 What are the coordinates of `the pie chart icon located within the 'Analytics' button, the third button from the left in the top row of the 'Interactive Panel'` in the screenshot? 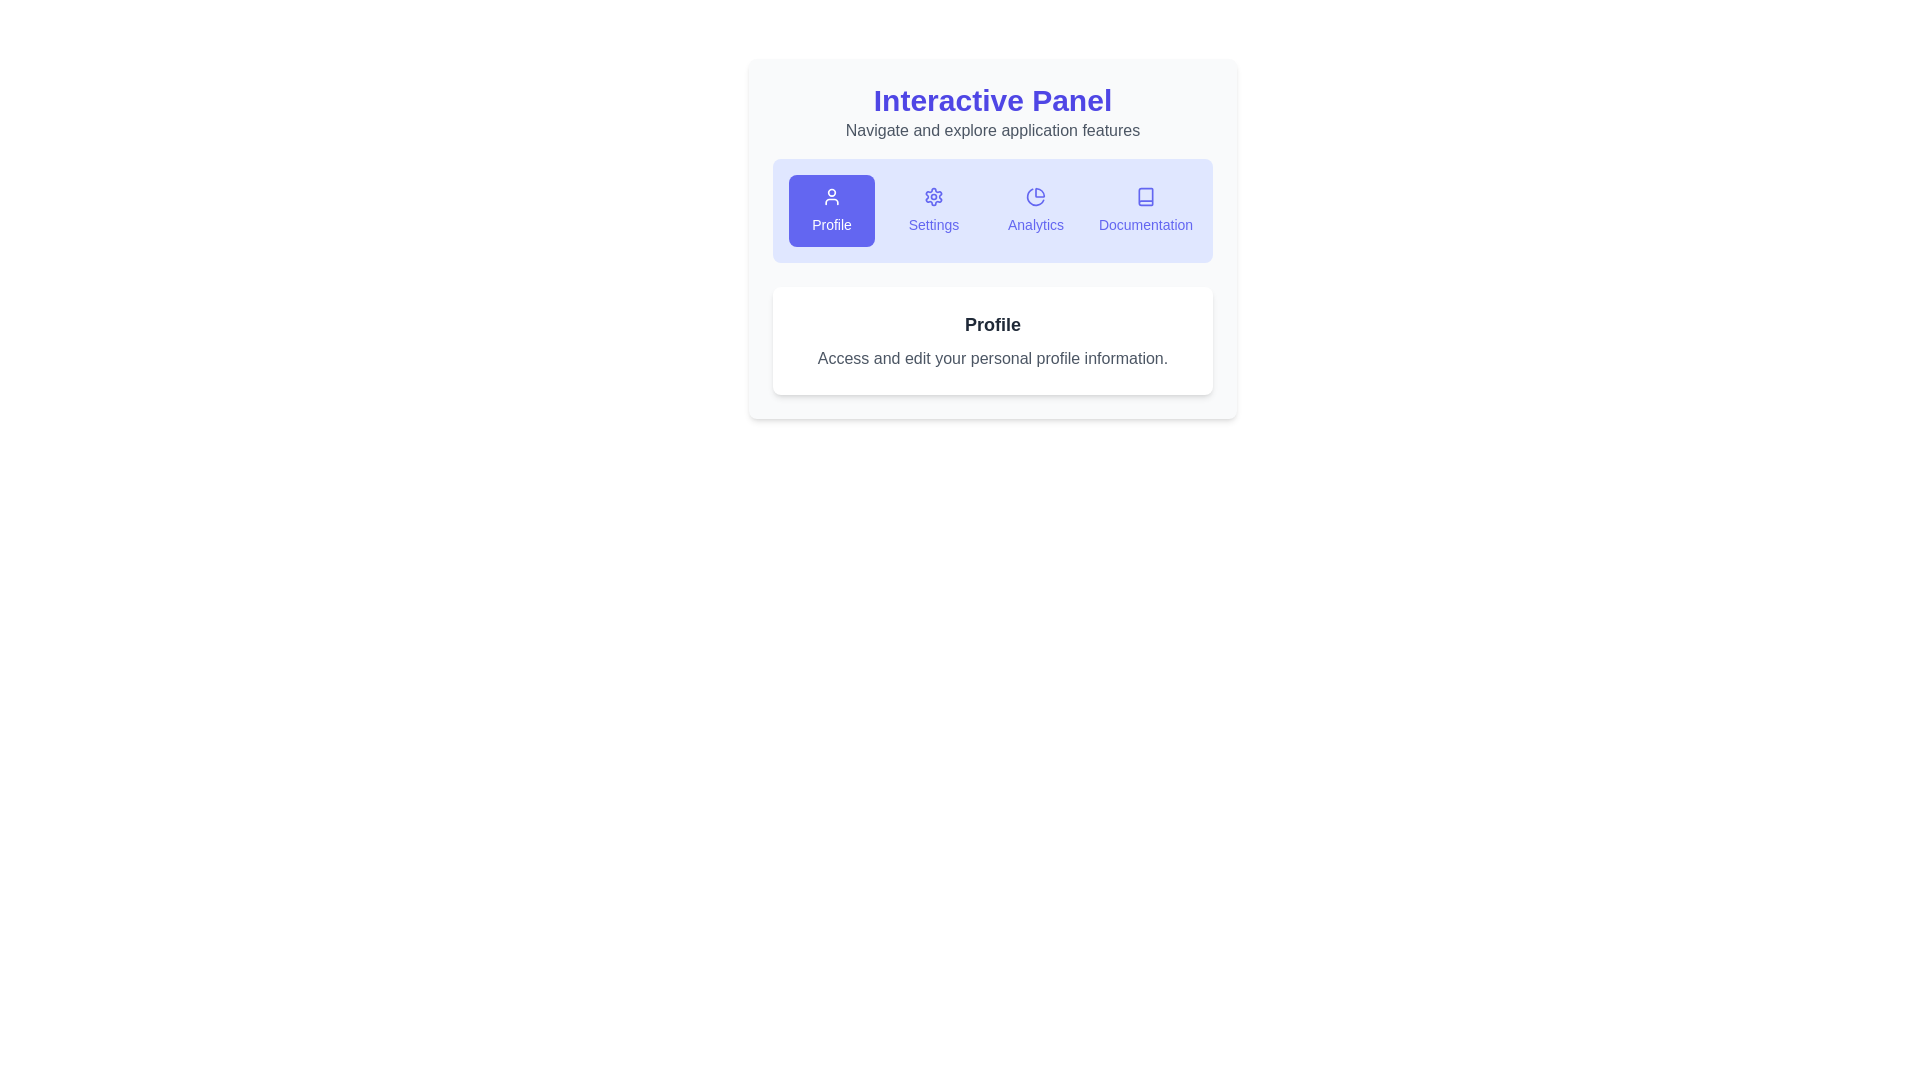 It's located at (1036, 196).